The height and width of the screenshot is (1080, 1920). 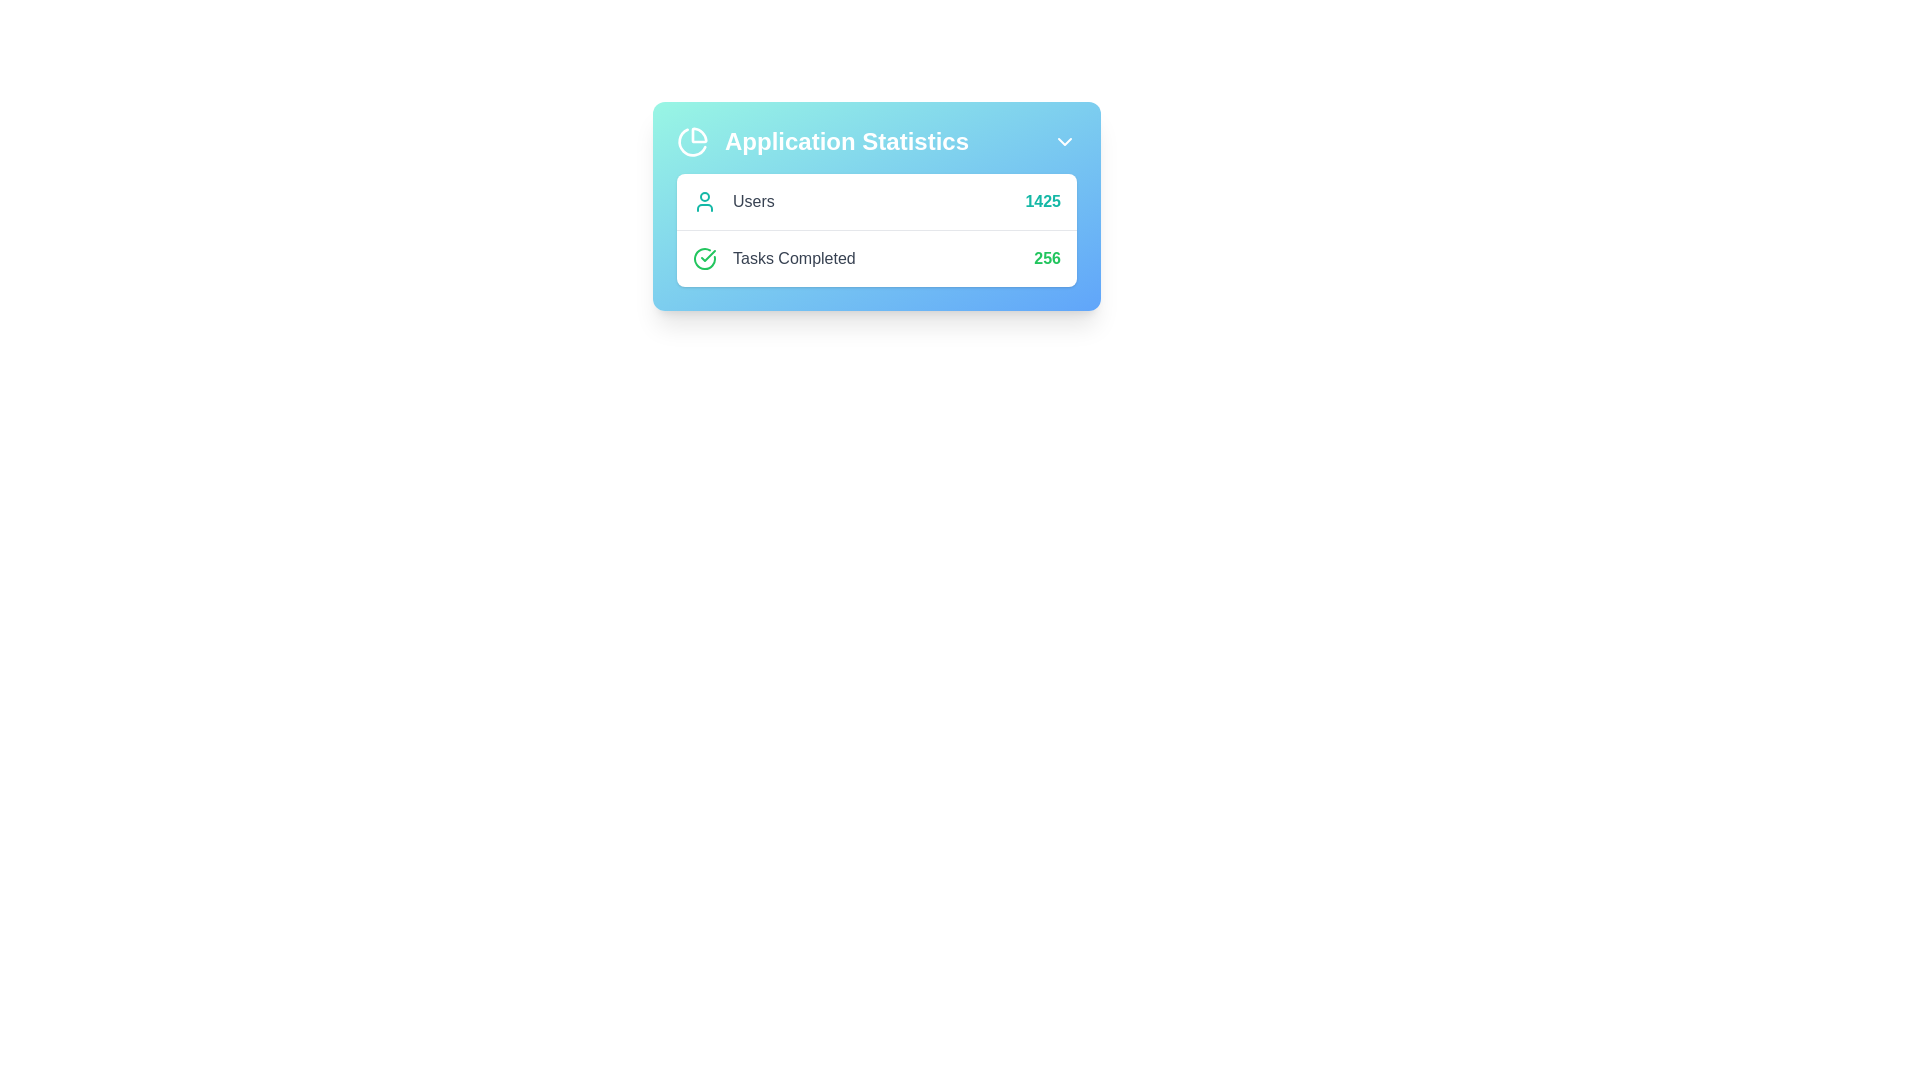 I want to click on the label that describes the number of users, which is adjacent to a teal-colored user icon and precedes the numerical statistic '1425', so click(x=732, y=201).